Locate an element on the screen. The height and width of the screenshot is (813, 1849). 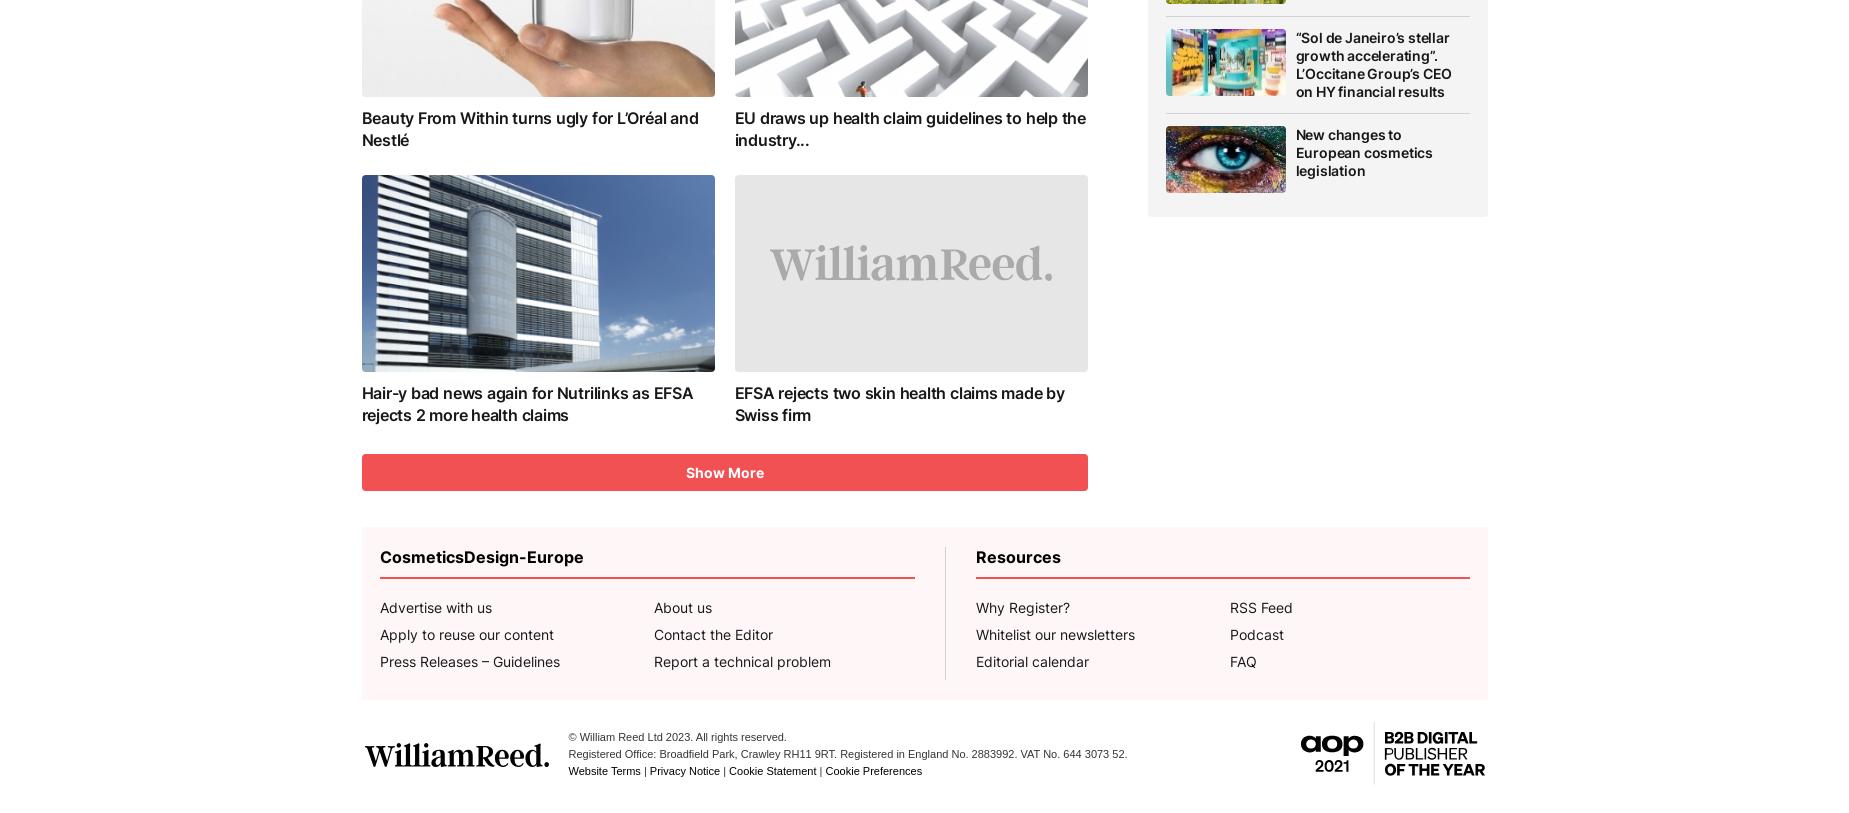
'New changes to European cosmetics legislation' is located at coordinates (1363, 150).